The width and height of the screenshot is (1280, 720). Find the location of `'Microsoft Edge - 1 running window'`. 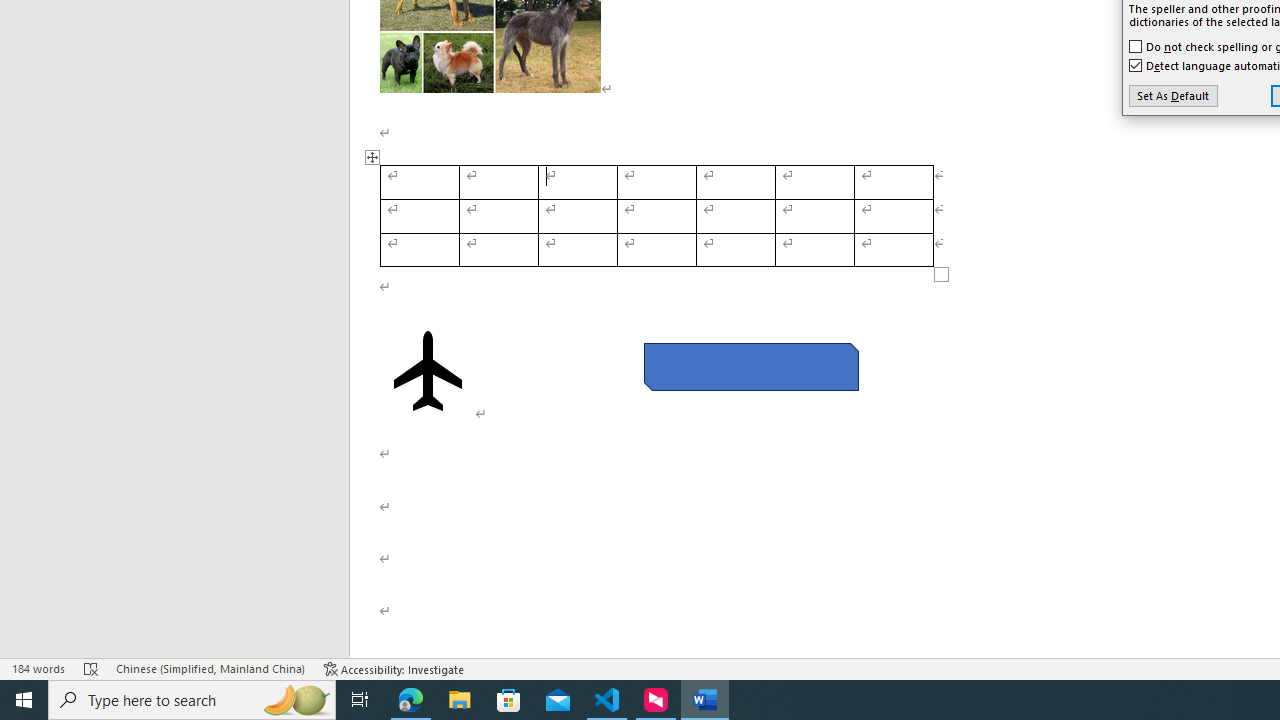

'Microsoft Edge - 1 running window' is located at coordinates (410, 698).